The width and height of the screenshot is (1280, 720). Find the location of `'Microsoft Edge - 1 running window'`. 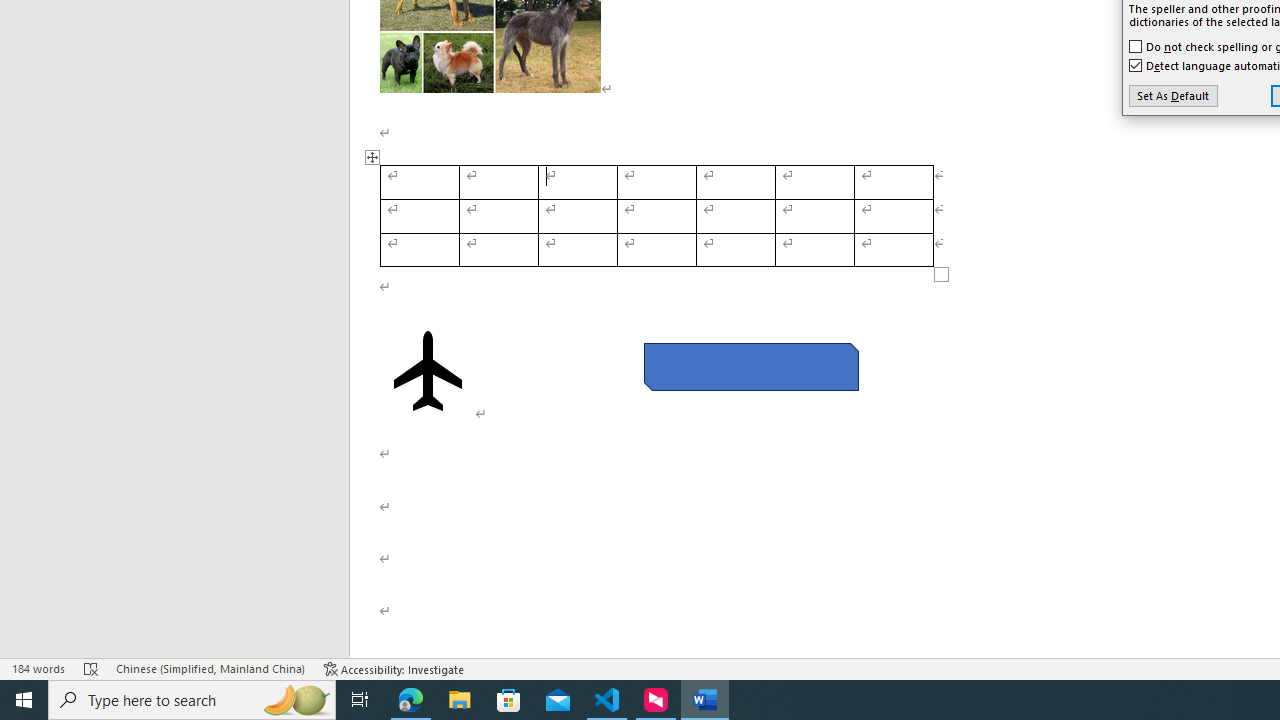

'Microsoft Edge - 1 running window' is located at coordinates (410, 698).